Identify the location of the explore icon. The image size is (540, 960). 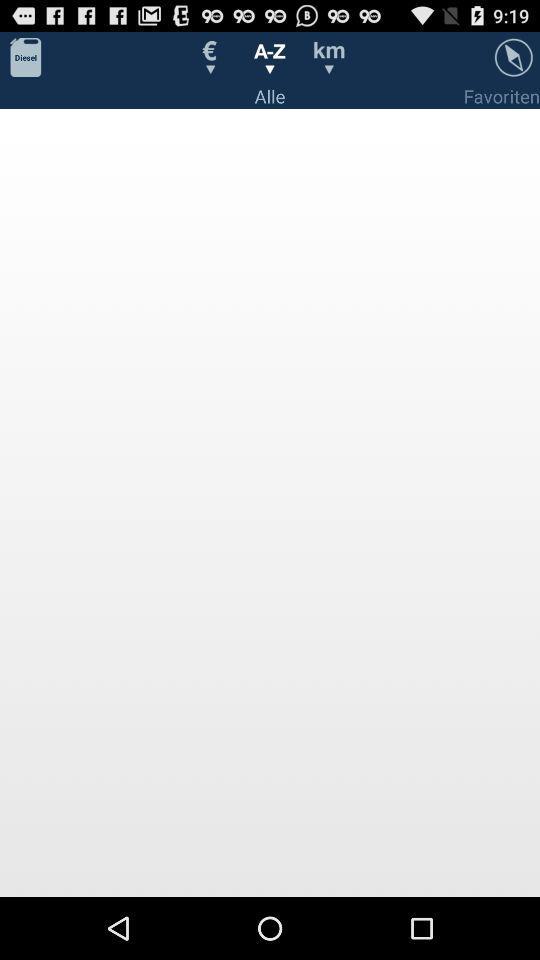
(513, 61).